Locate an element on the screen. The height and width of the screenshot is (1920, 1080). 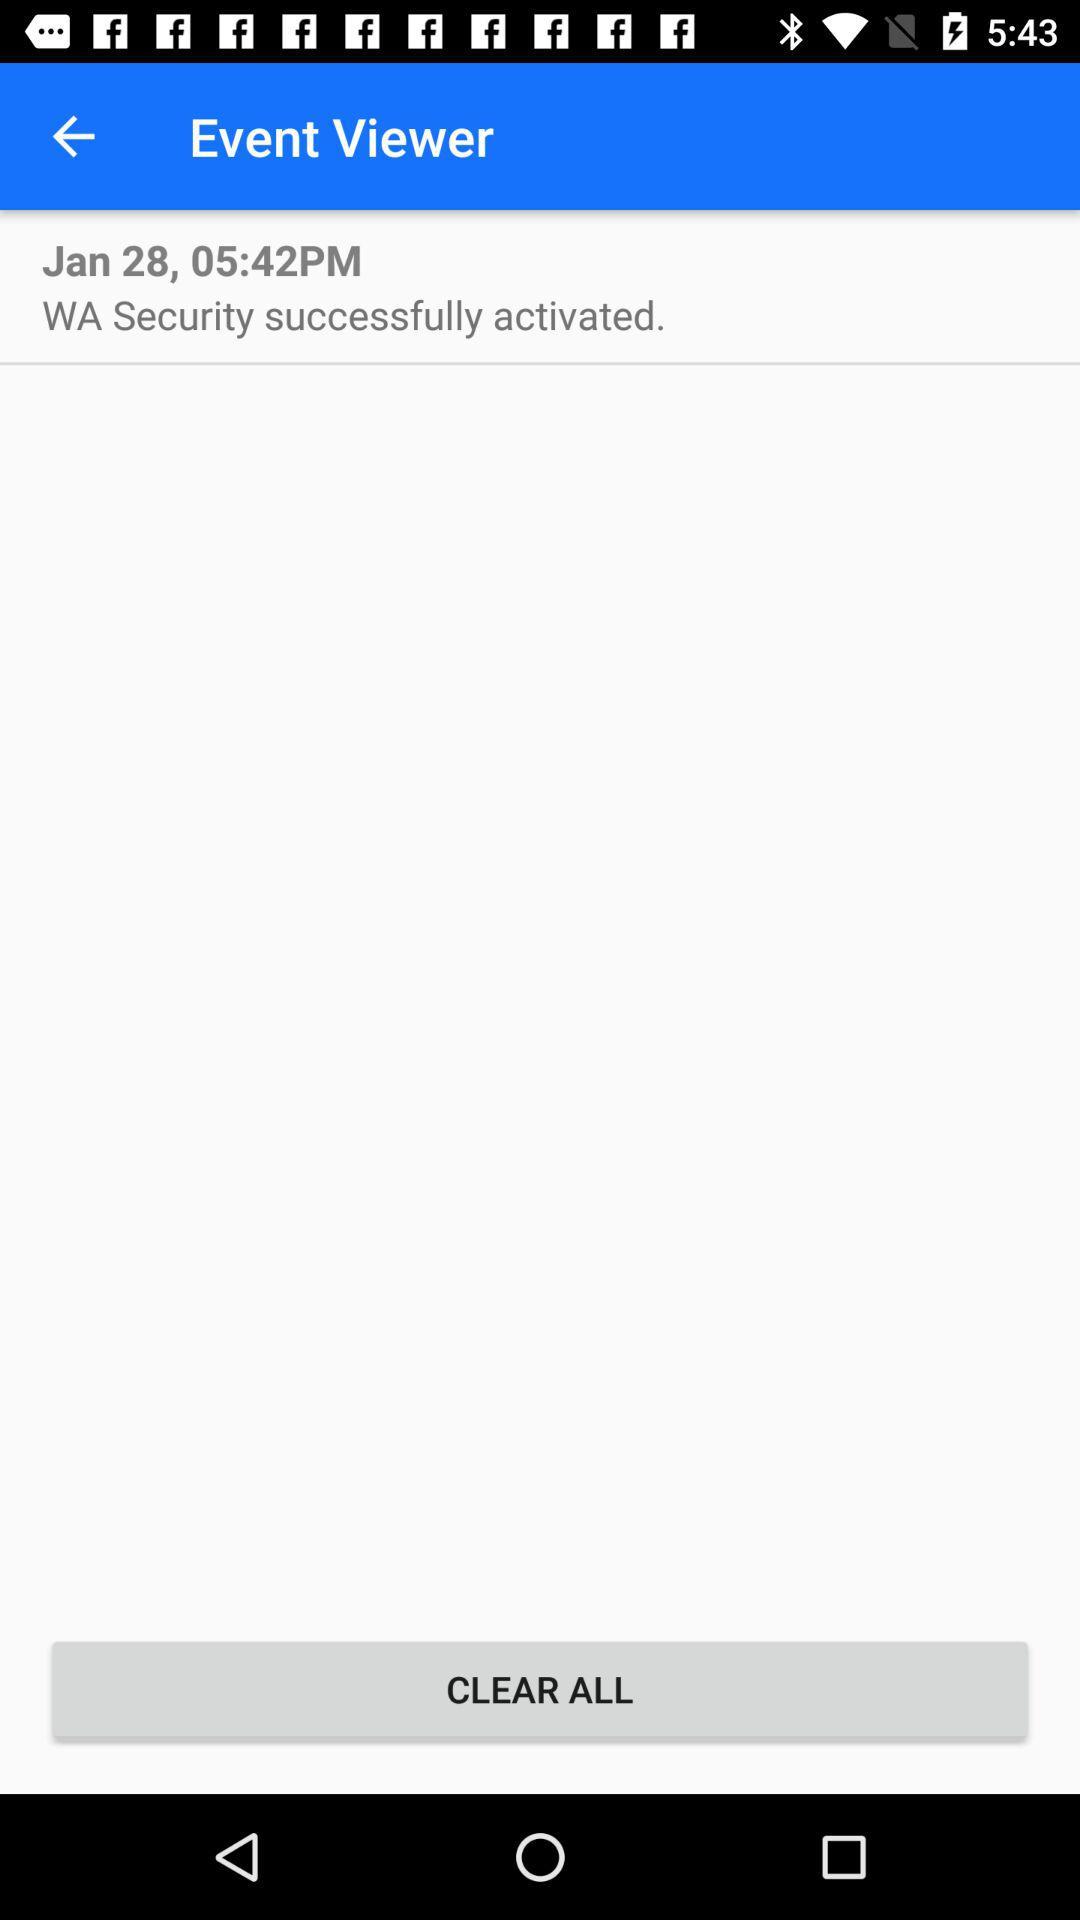
icon above the jan 28 05 is located at coordinates (72, 135).